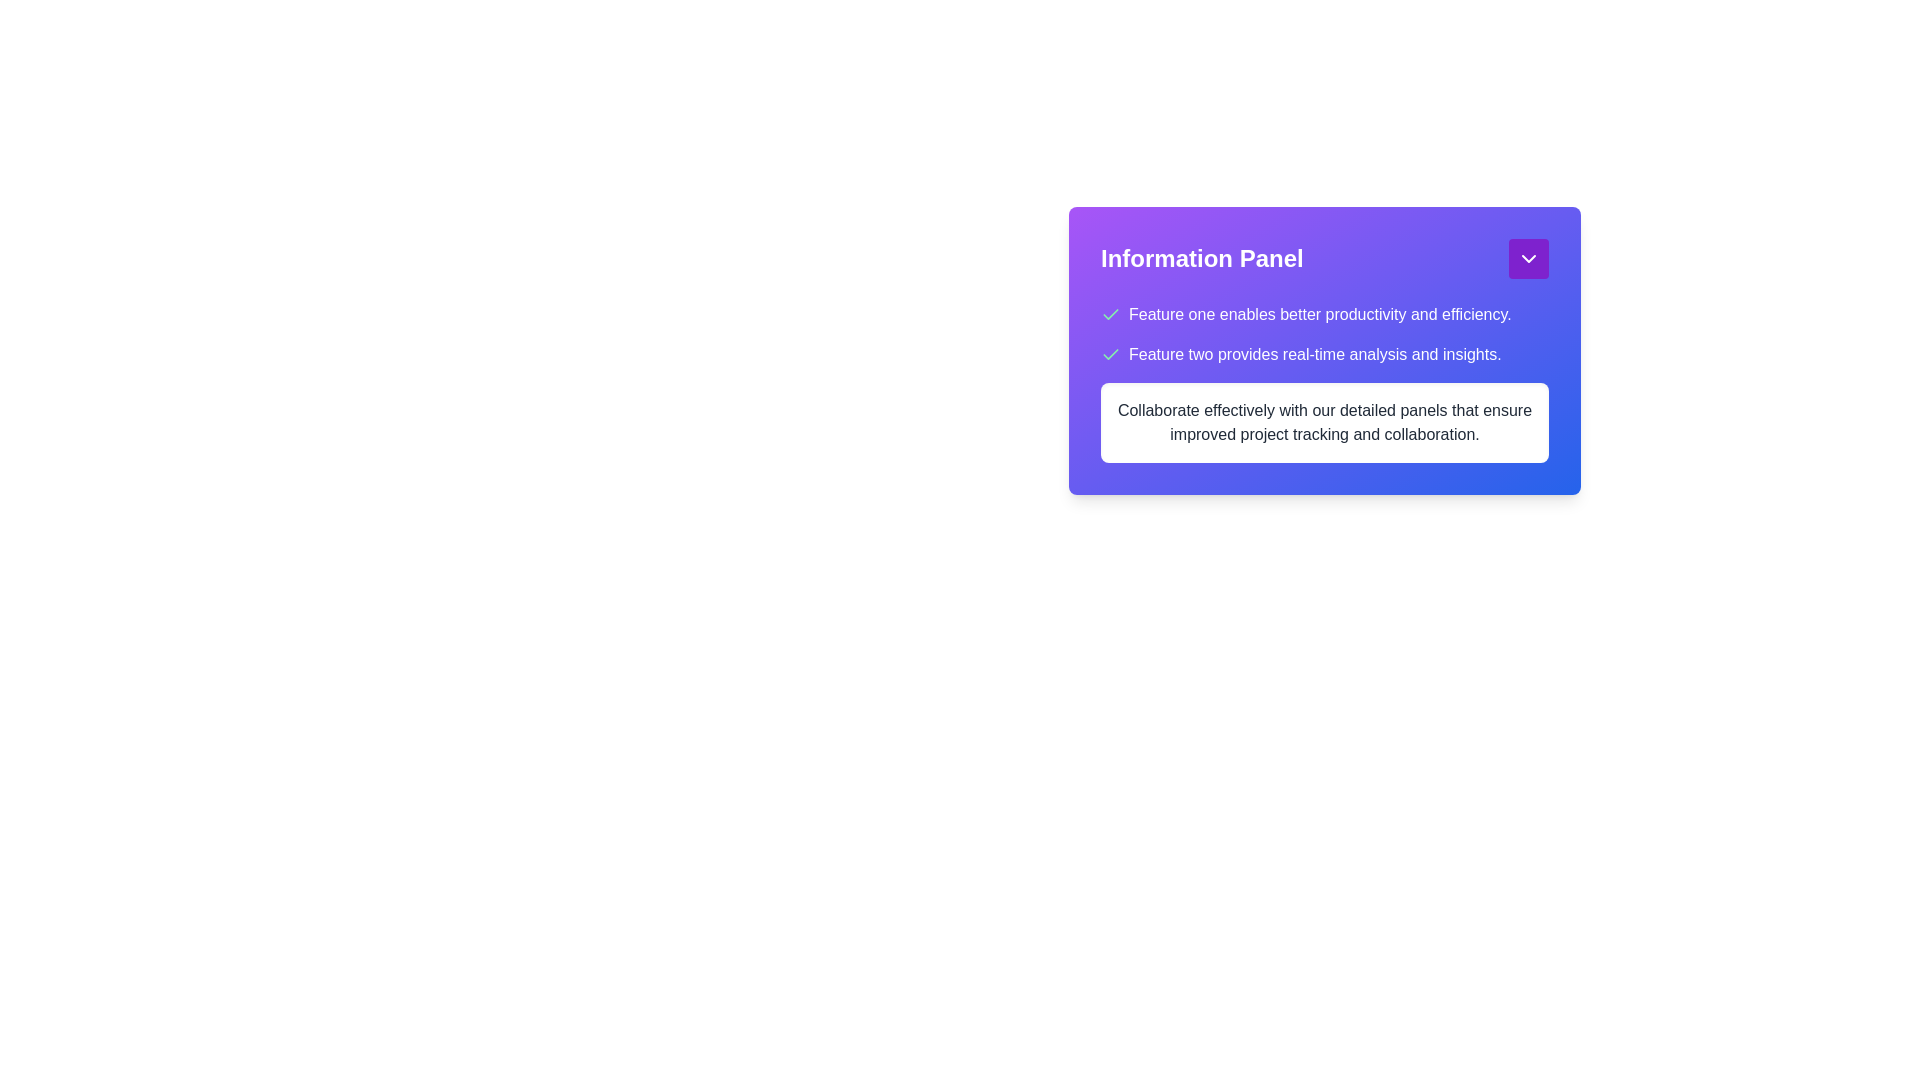  I want to click on descriptive text block that provides details about a collaborative feature within the 'Information Panel', which is positioned below two list items, so click(1324, 422).